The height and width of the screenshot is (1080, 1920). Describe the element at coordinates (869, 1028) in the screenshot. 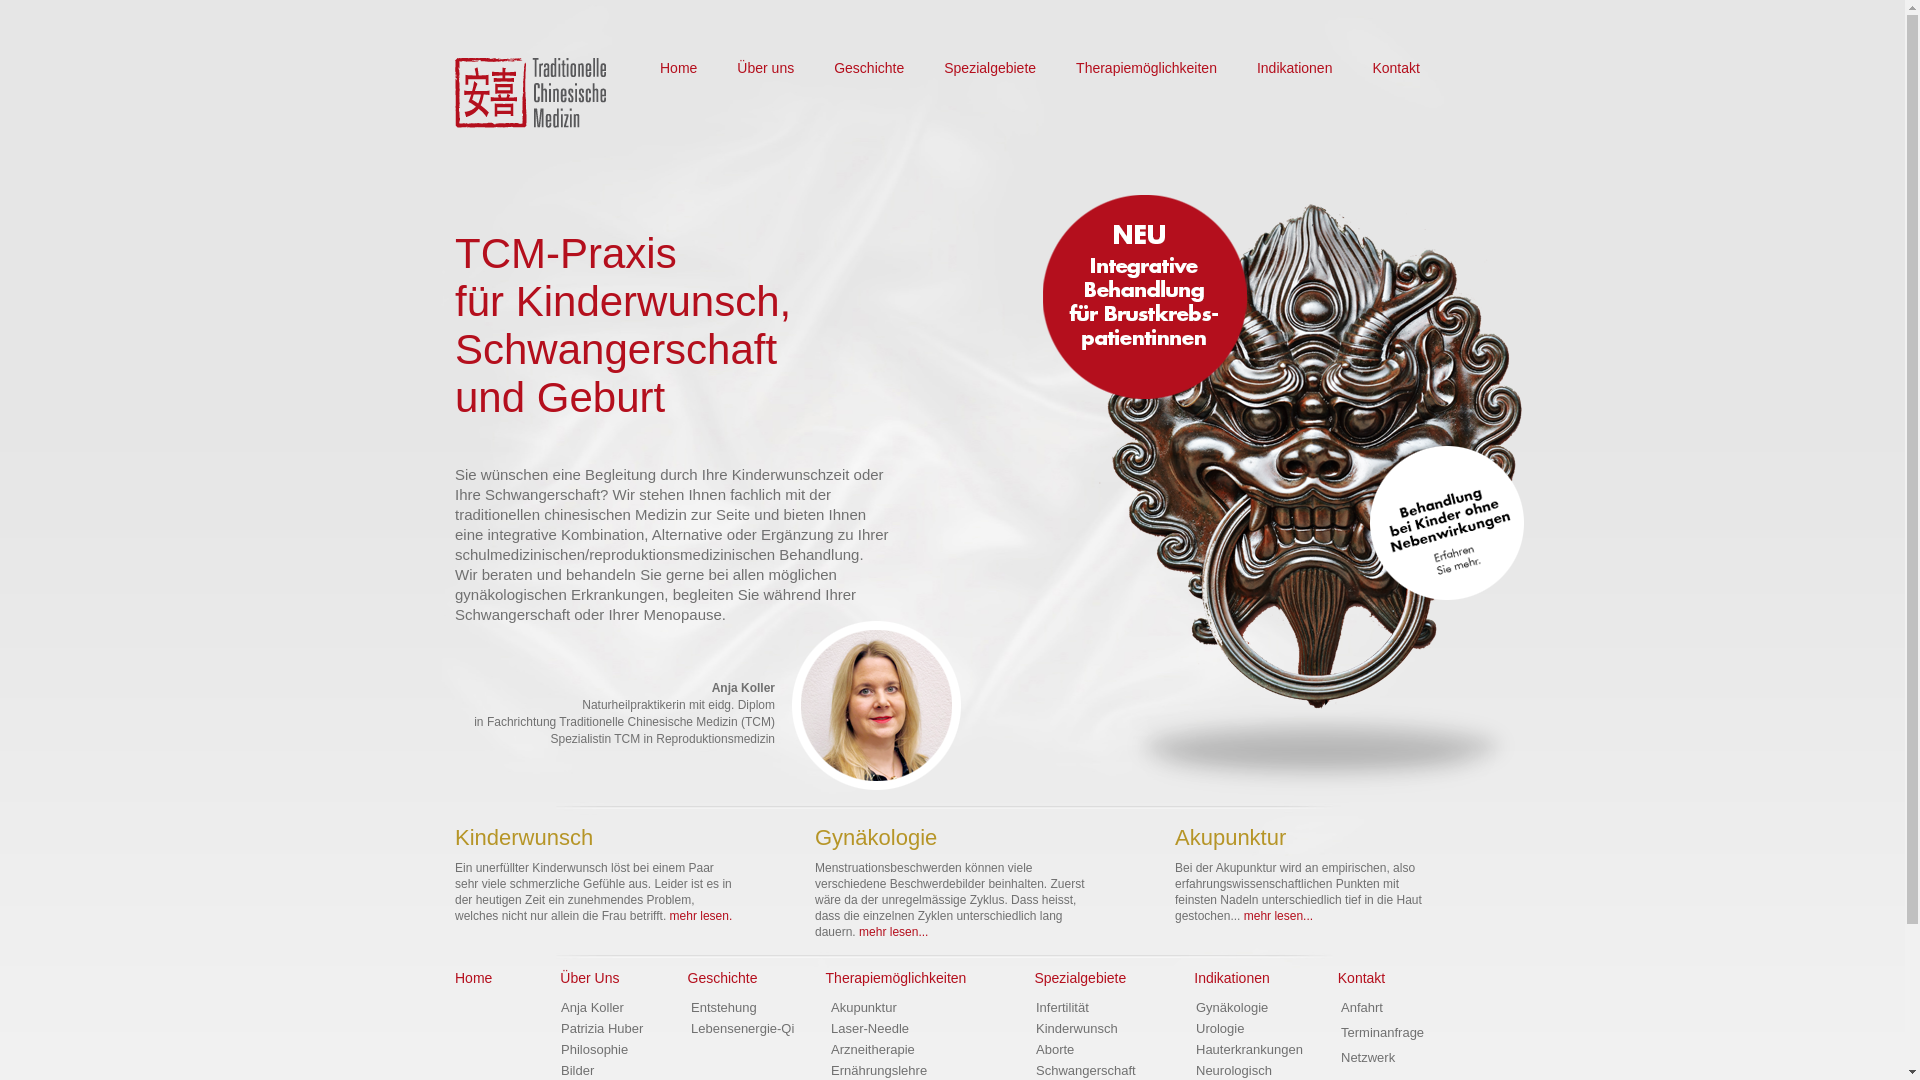

I see `'Laser-Needle'` at that location.